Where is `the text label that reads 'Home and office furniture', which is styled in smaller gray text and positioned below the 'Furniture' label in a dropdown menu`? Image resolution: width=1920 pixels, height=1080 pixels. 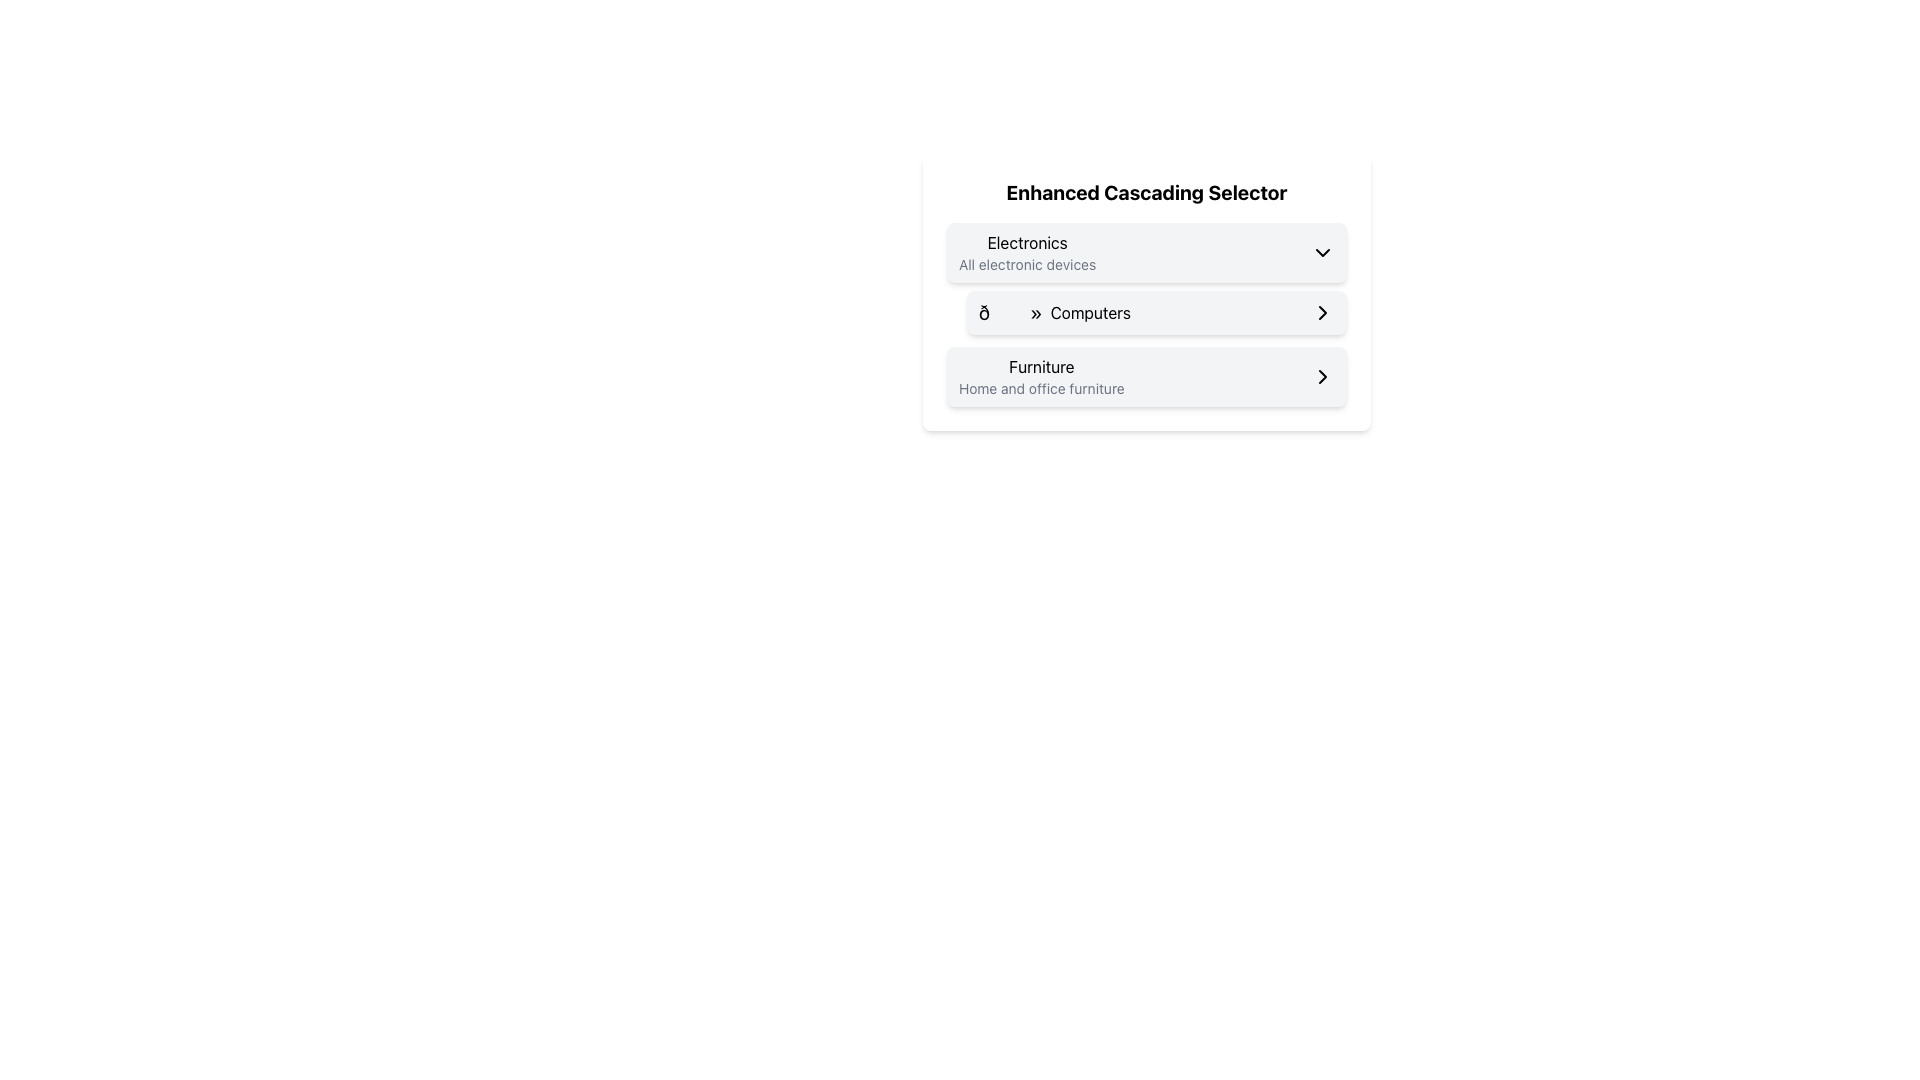 the text label that reads 'Home and office furniture', which is styled in smaller gray text and positioned below the 'Furniture' label in a dropdown menu is located at coordinates (1040, 389).